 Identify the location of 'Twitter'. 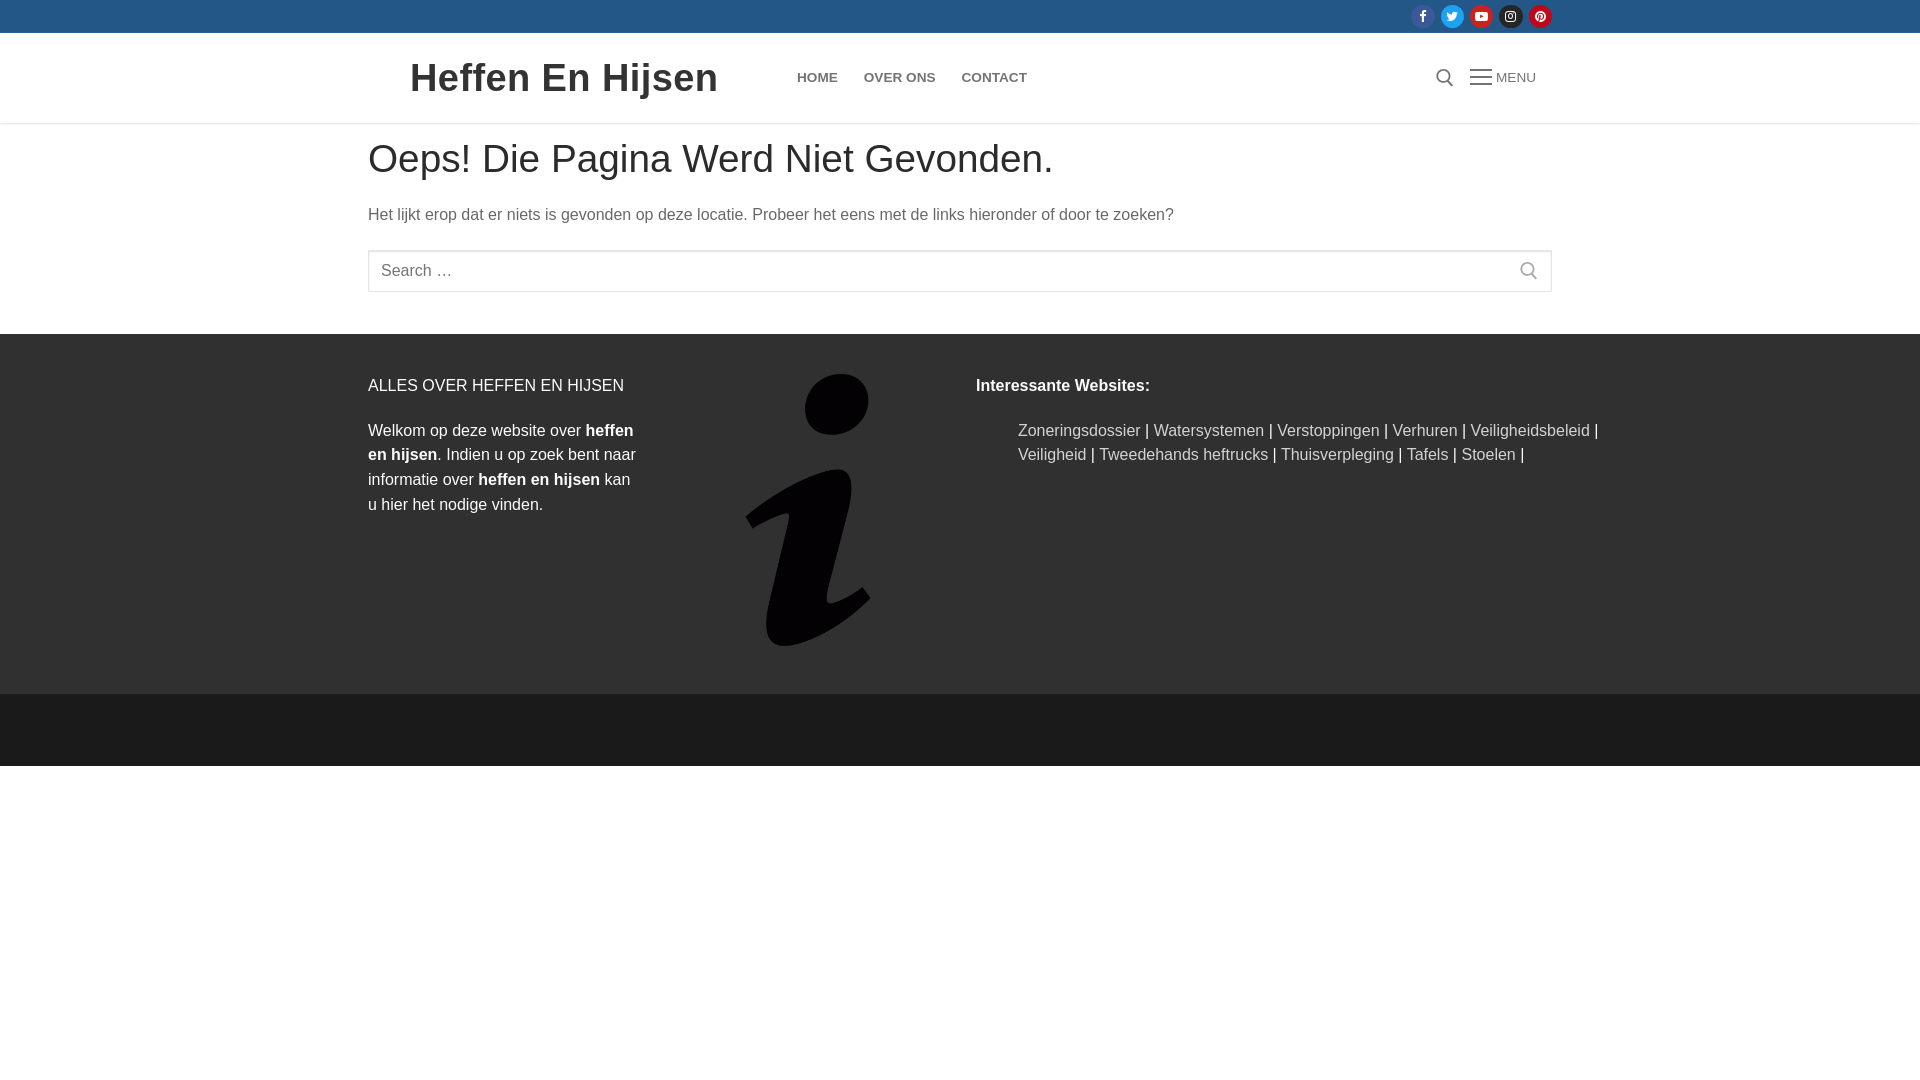
(1452, 16).